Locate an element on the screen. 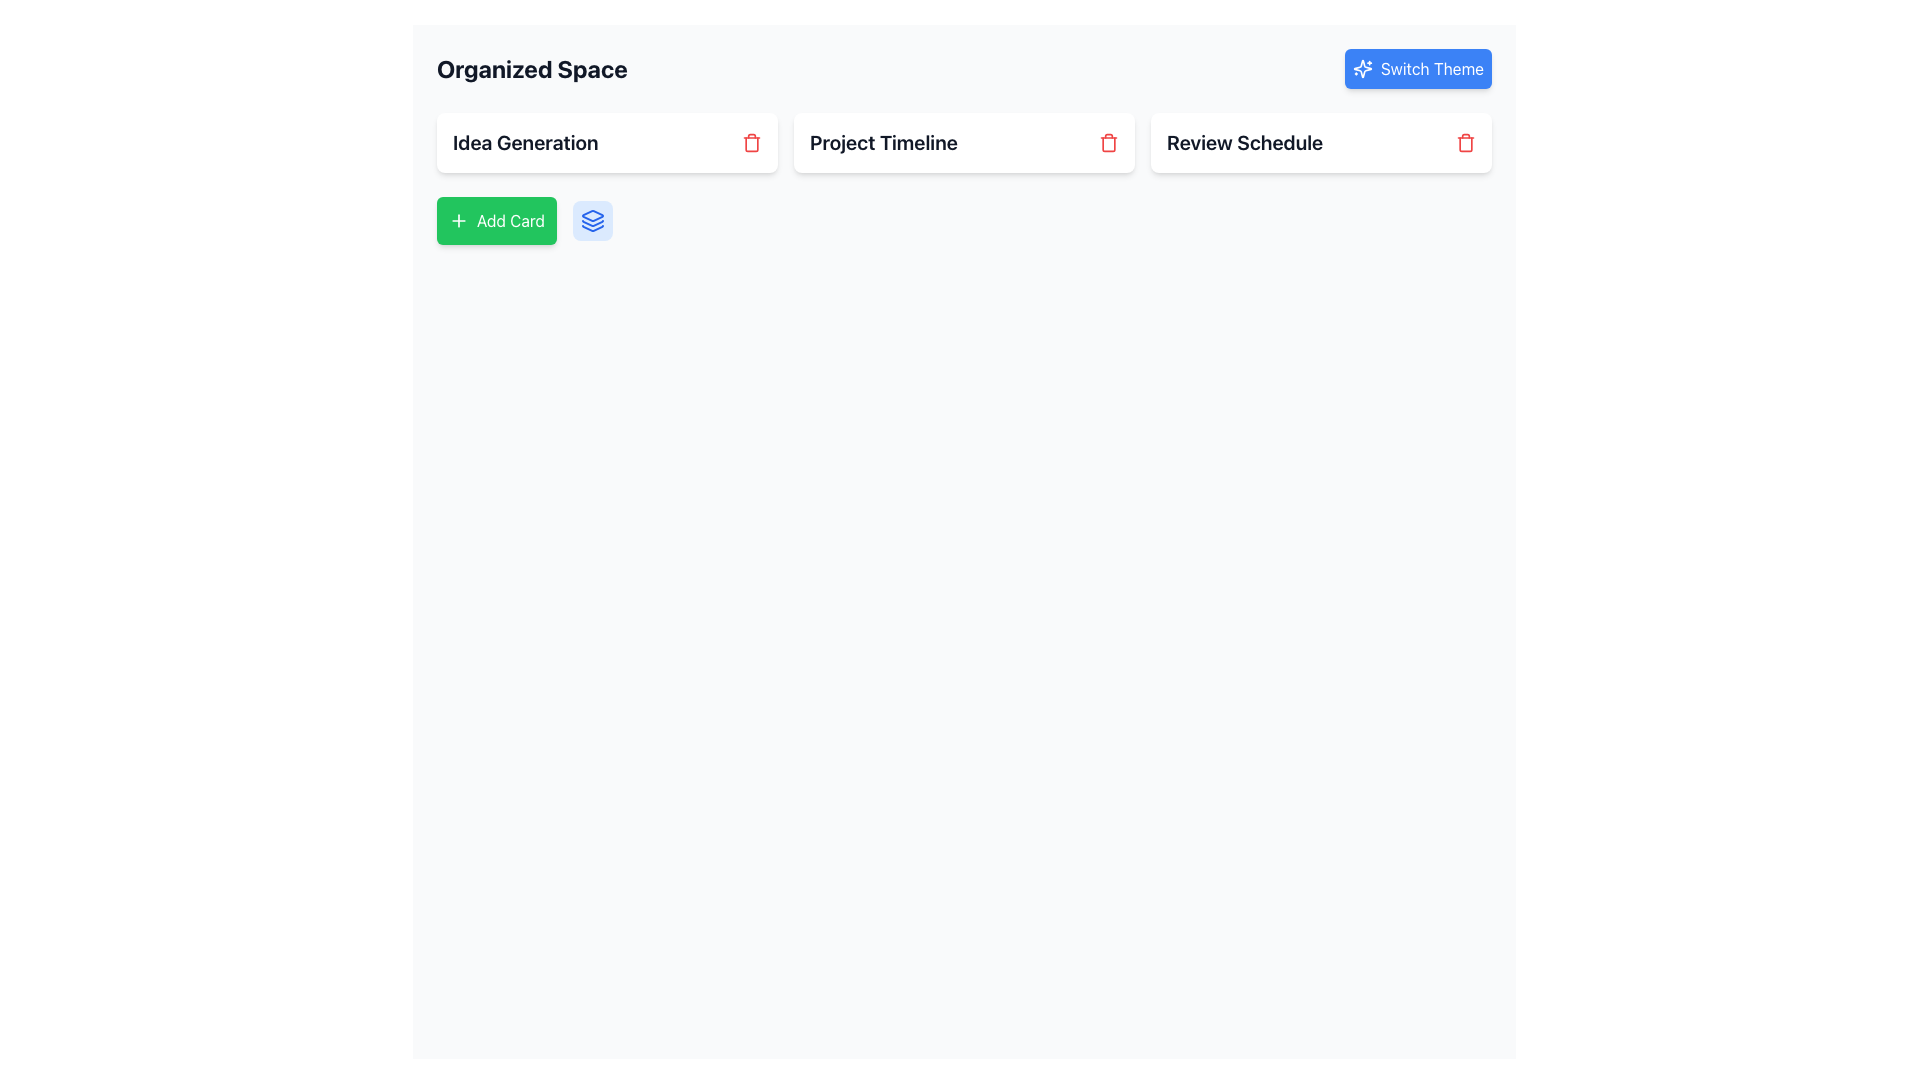 The width and height of the screenshot is (1920, 1080). the delete button located at the right end of the 'Review Schedule' card is located at coordinates (1465, 141).